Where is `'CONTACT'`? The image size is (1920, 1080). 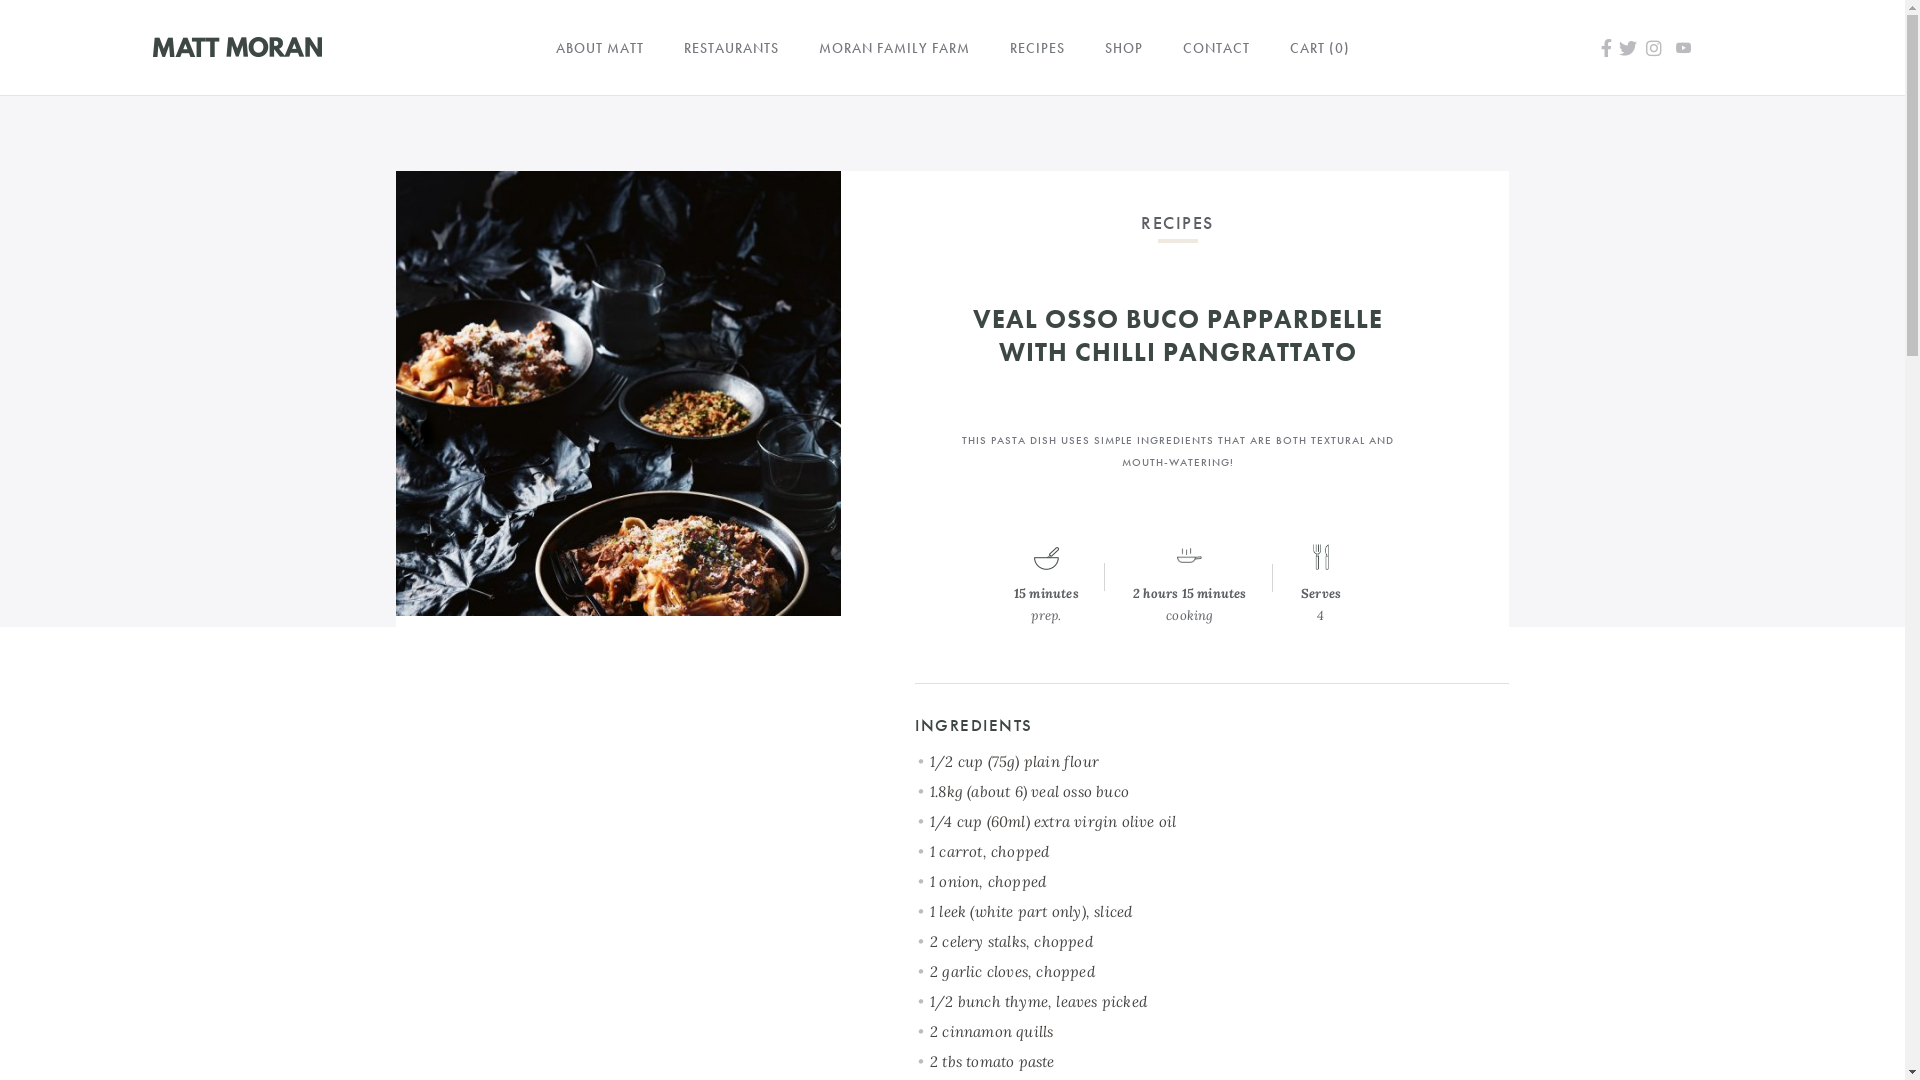
'CONTACT' is located at coordinates (1214, 46).